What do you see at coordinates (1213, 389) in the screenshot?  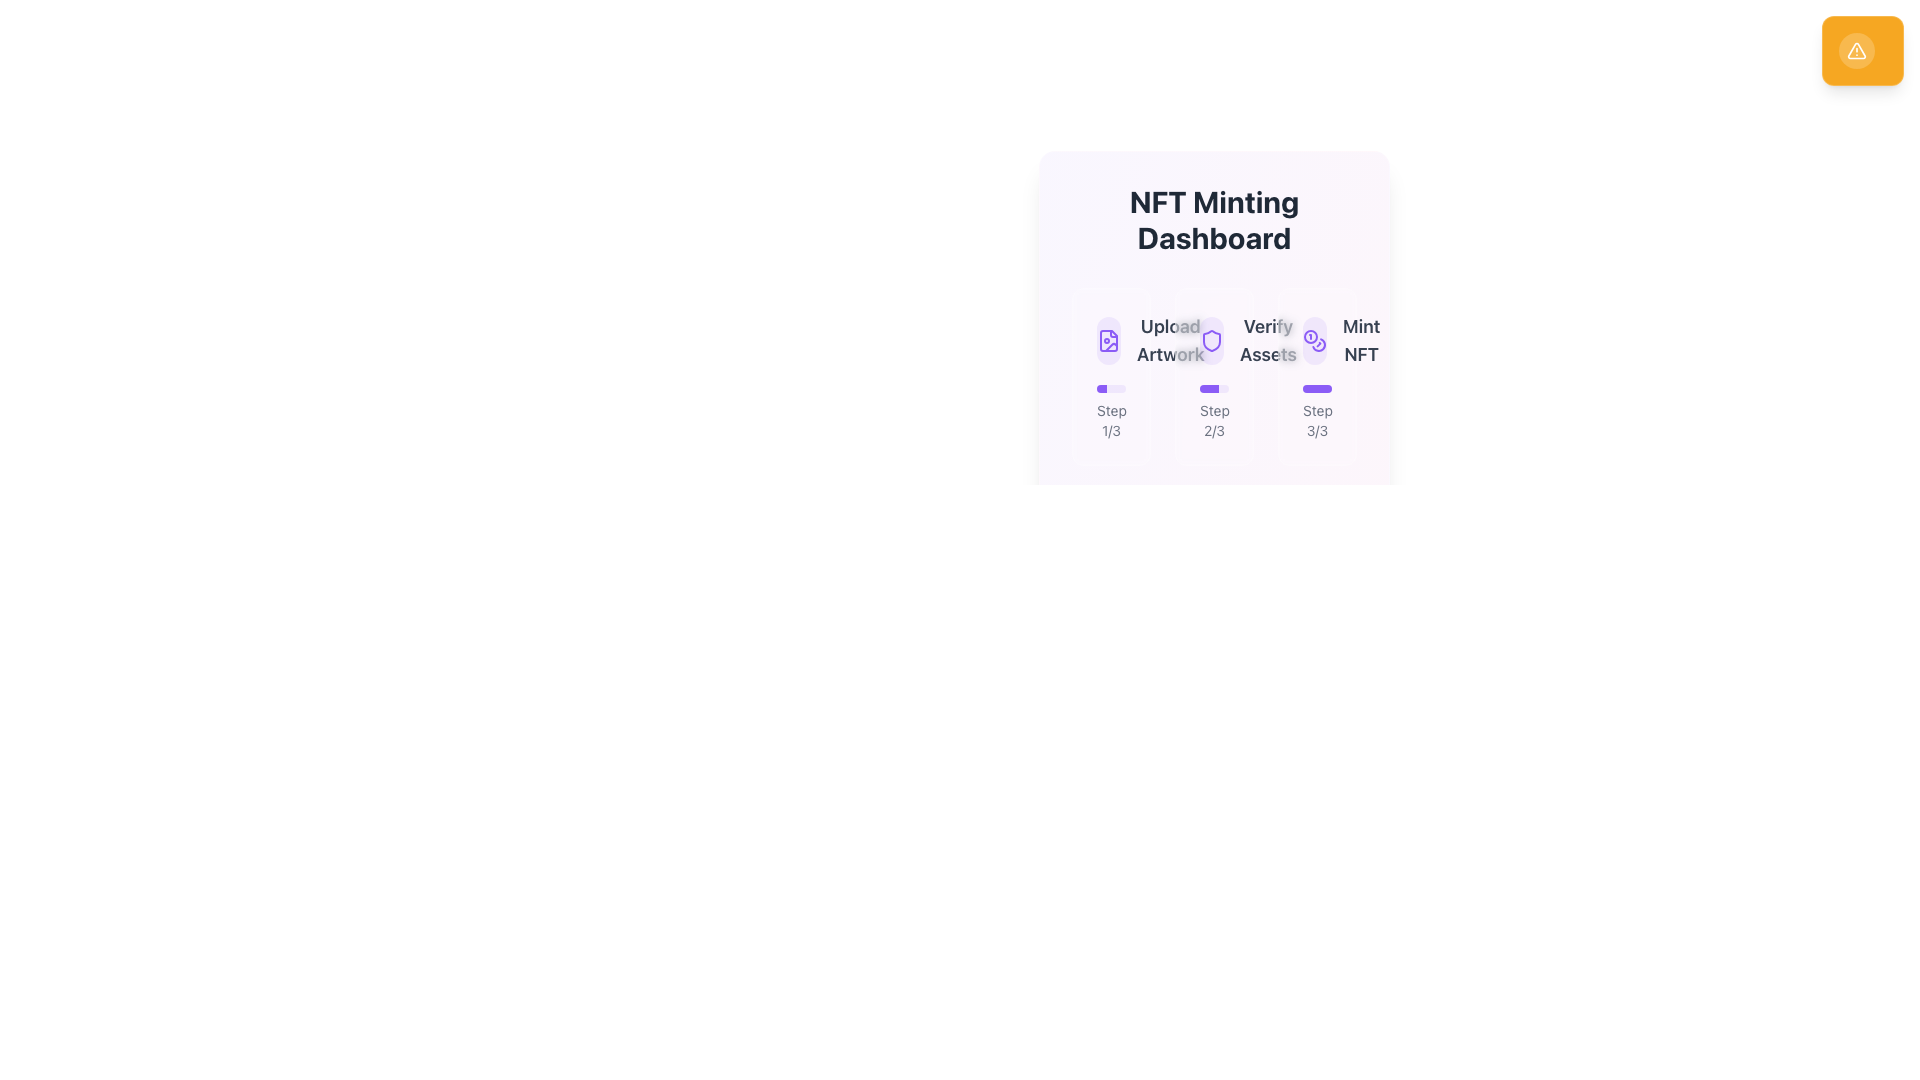 I see `the progress visually on the Progress Indicator located in the second column of the progress tracking section below 'Step 2/3.'` at bounding box center [1213, 389].